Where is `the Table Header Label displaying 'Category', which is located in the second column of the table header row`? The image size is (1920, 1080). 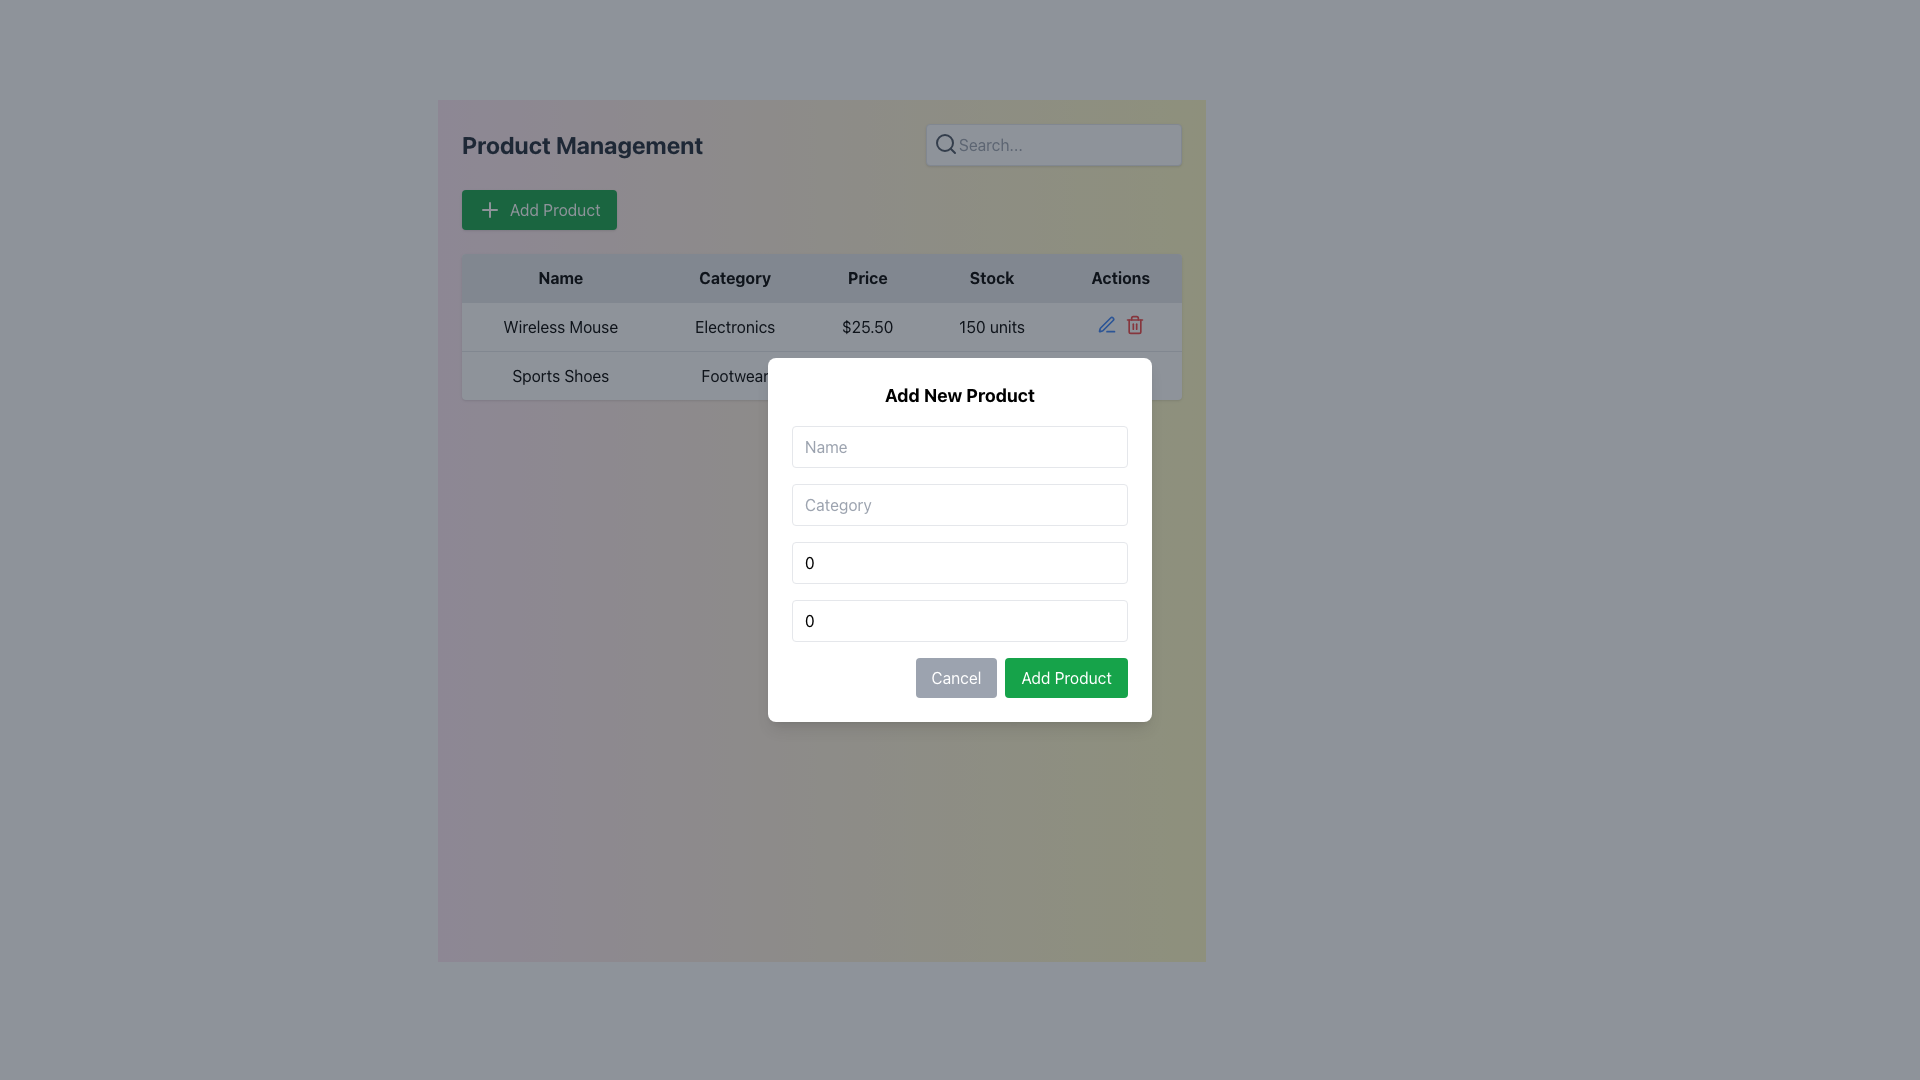
the Table Header Label displaying 'Category', which is located in the second column of the table header row is located at coordinates (734, 278).